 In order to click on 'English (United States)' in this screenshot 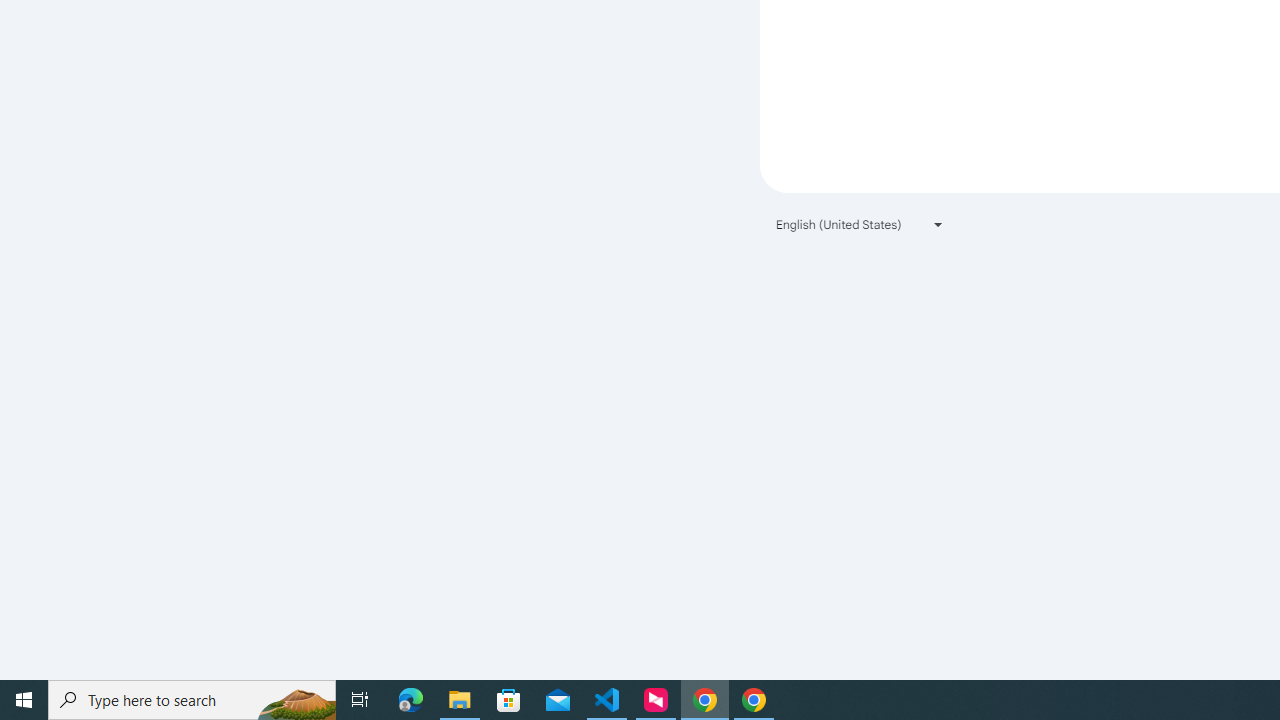, I will do `click(860, 224)`.